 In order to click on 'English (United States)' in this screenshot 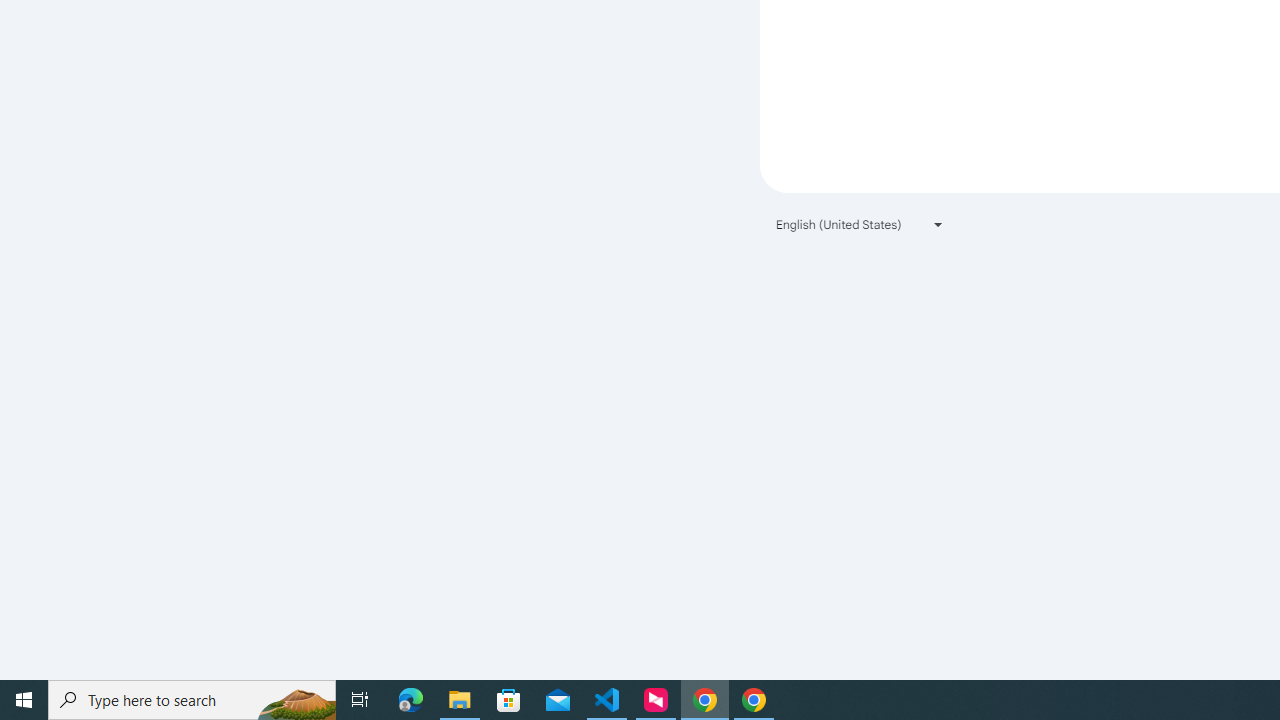, I will do `click(860, 224)`.